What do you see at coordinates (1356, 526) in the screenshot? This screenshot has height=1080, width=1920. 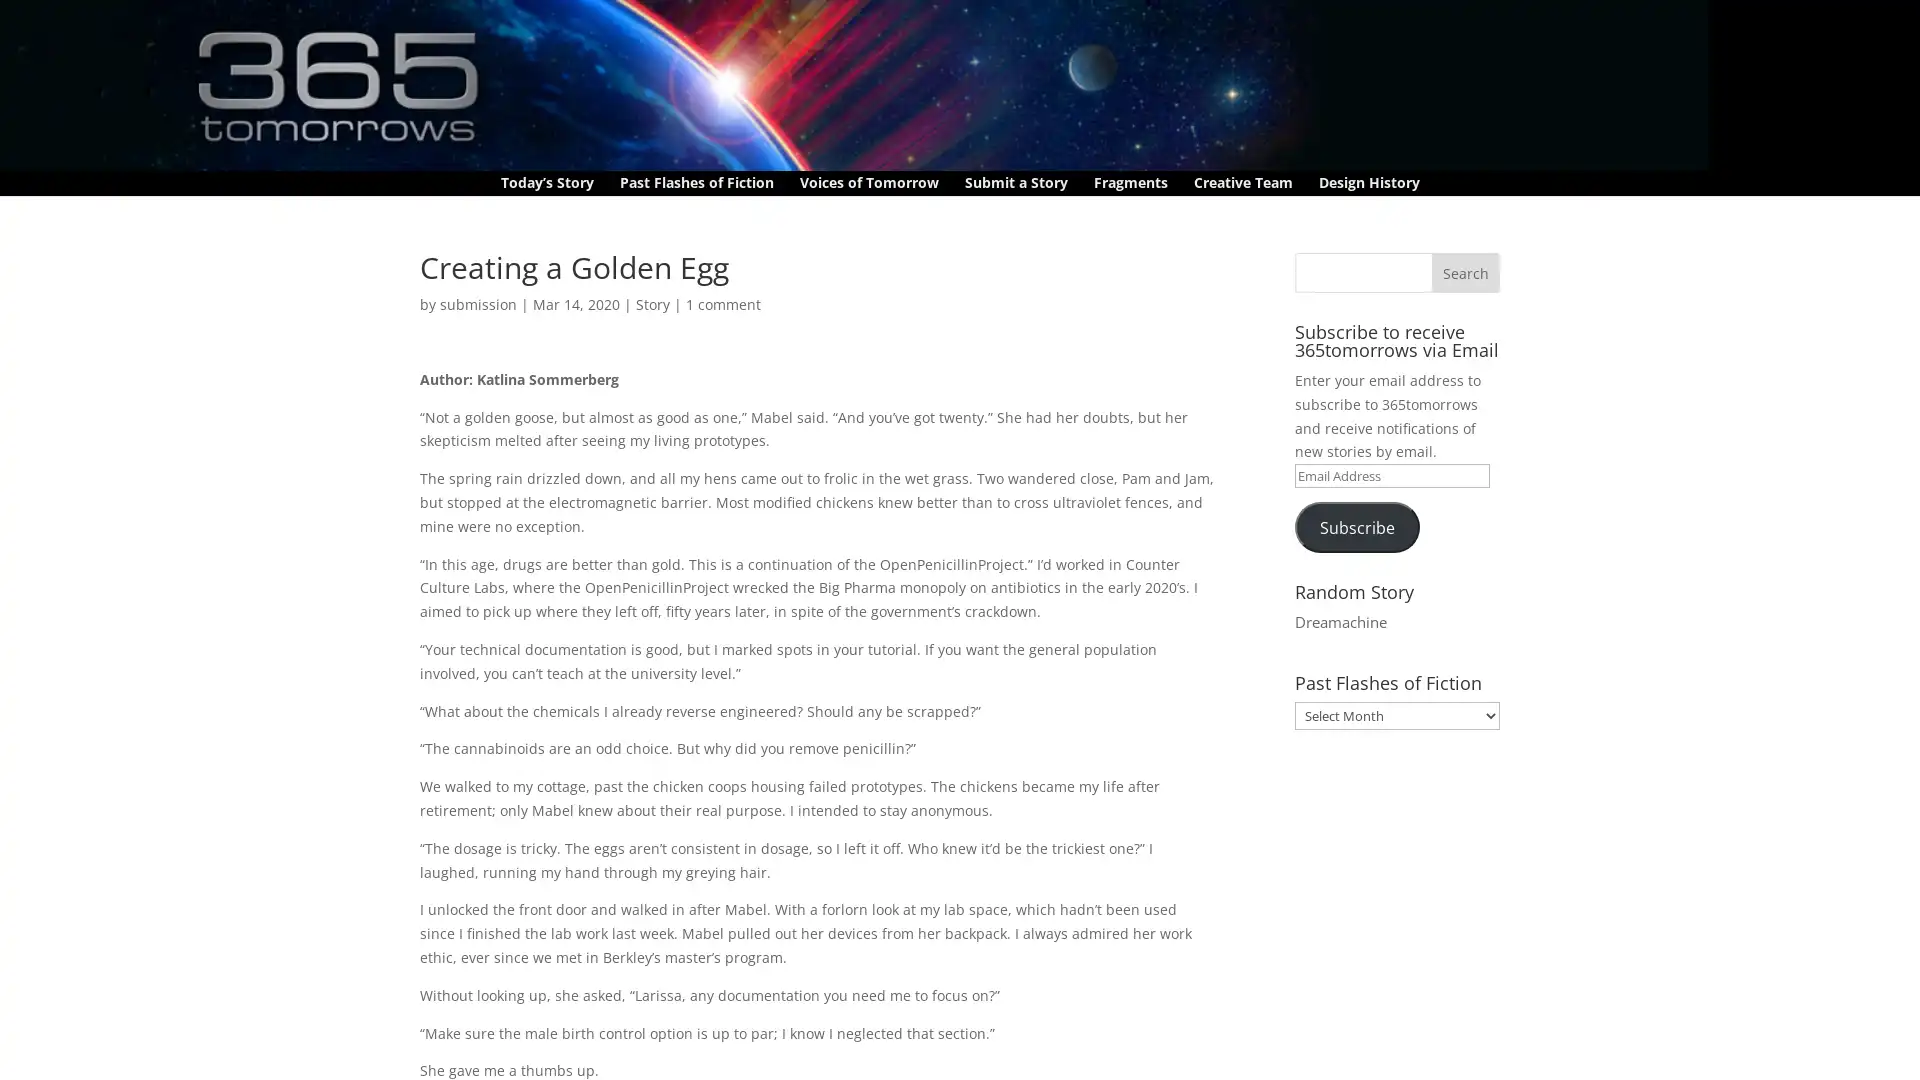 I see `Subscribe` at bounding box center [1356, 526].